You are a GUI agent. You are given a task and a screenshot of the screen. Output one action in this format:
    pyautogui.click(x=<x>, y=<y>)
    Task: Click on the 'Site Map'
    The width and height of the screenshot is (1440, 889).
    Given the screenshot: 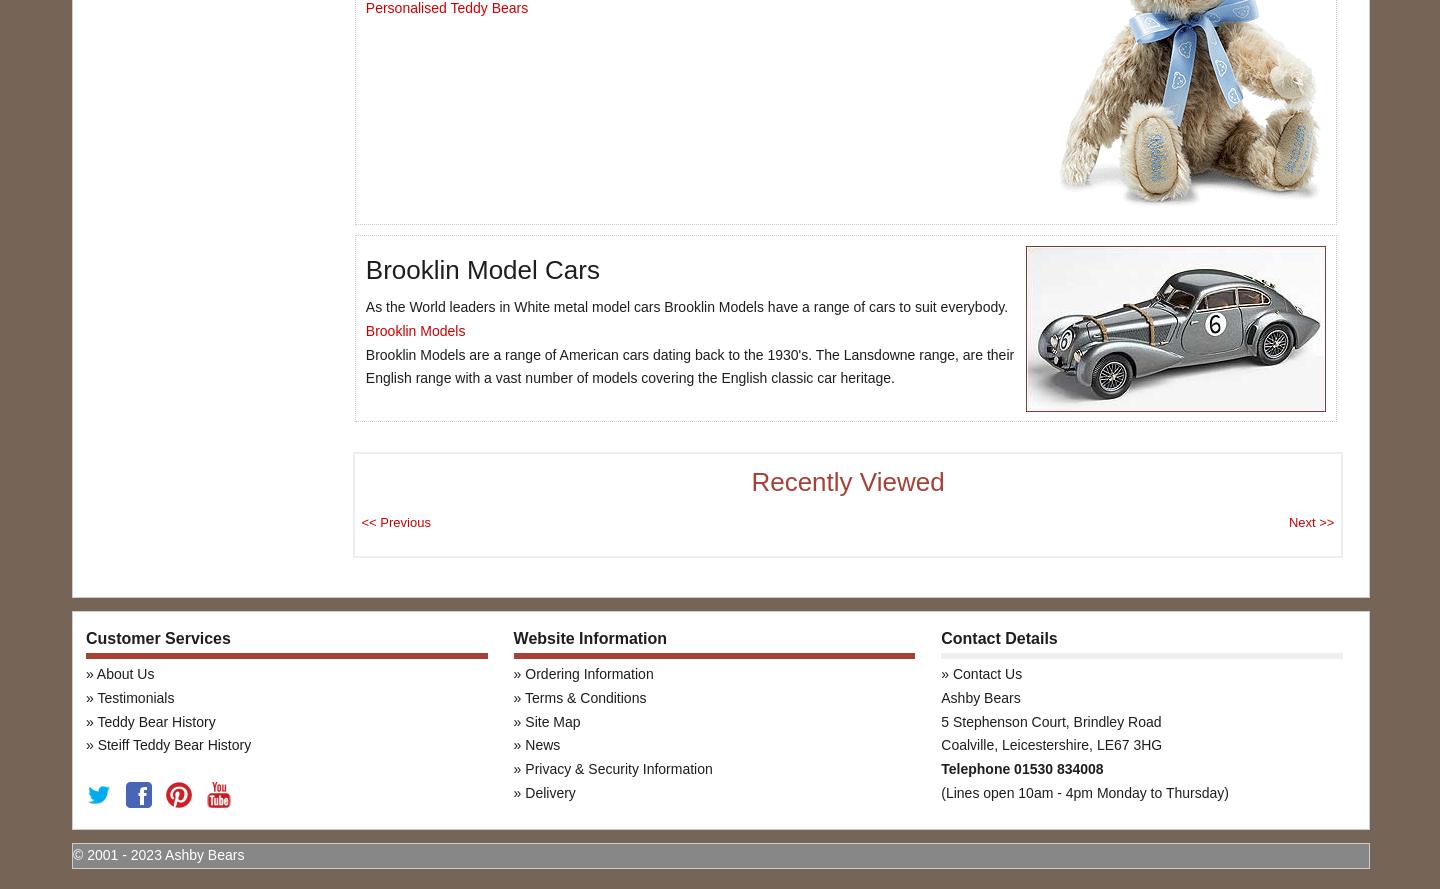 What is the action you would take?
    pyautogui.click(x=552, y=719)
    